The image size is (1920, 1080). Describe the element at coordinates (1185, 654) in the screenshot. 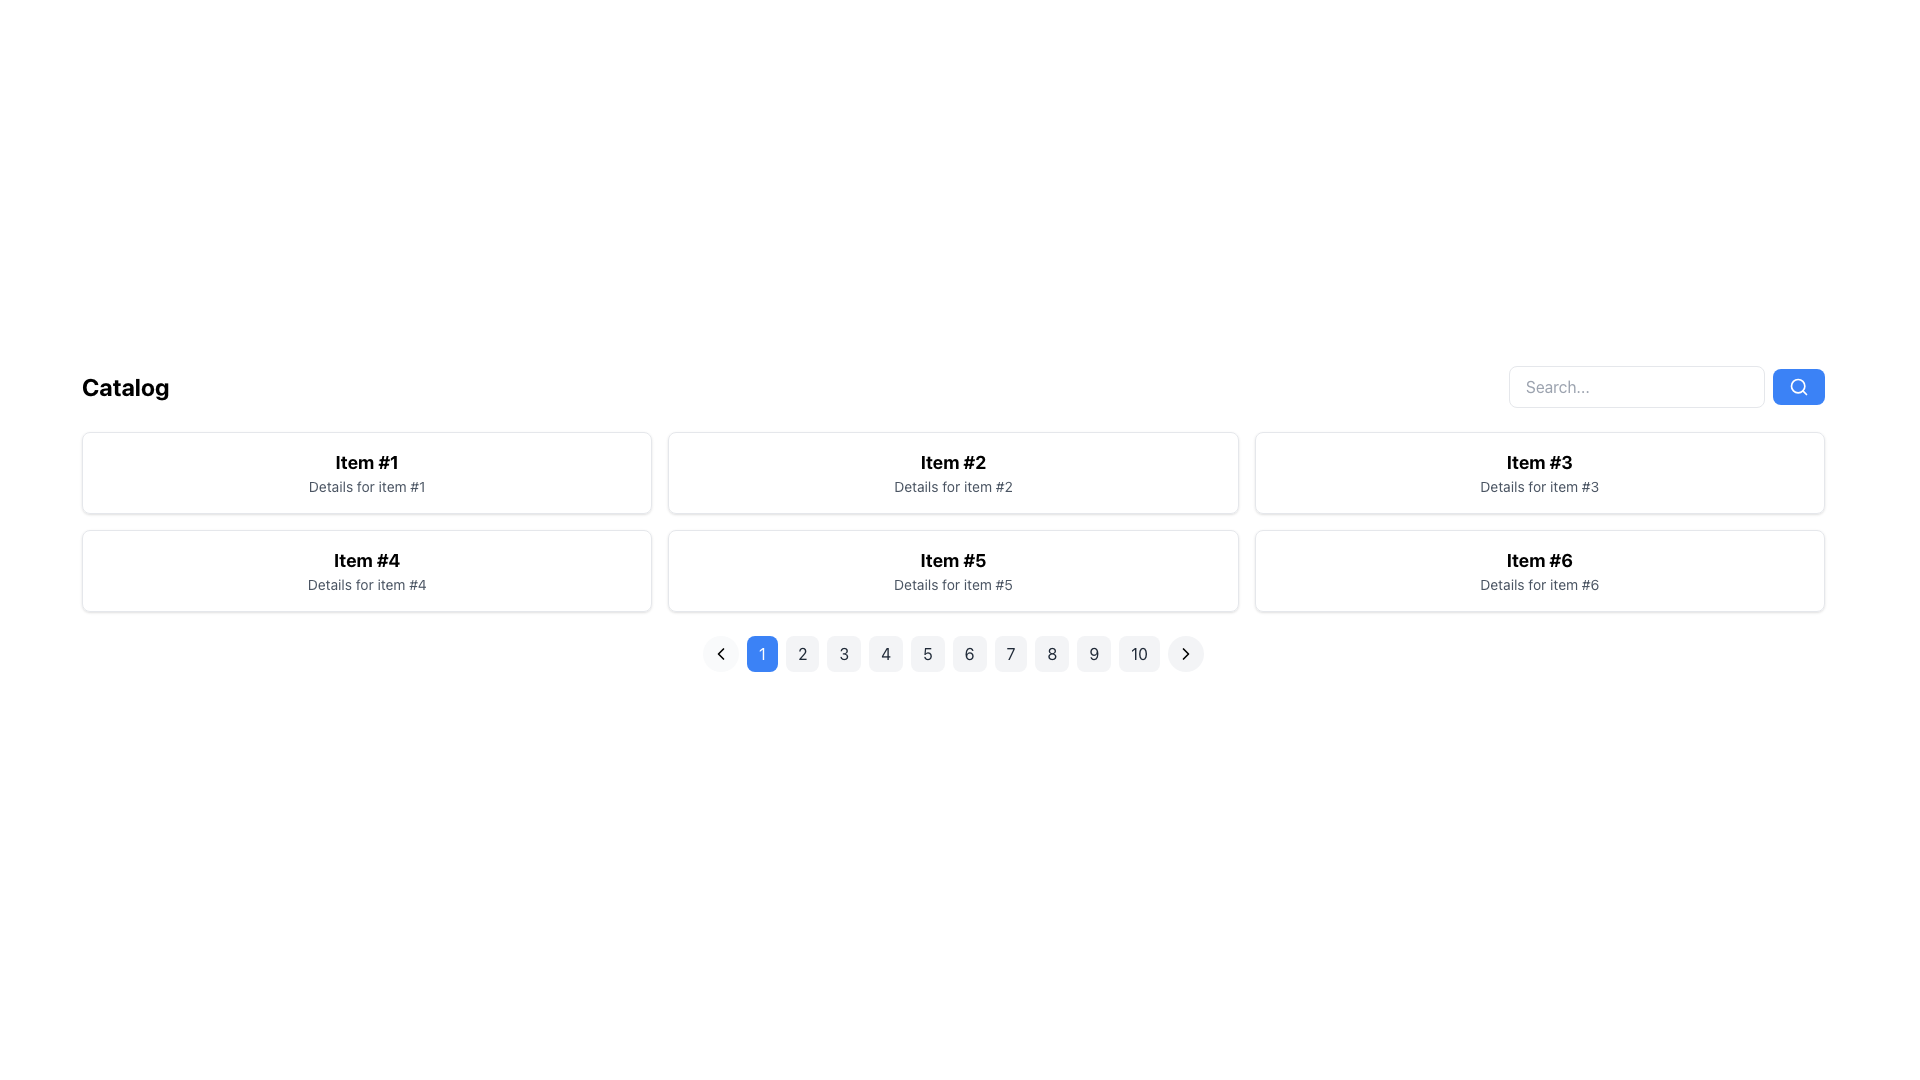

I see `the pagination icon located to the right of the number 10, which indicates navigation to the next set of items or content pages` at that location.